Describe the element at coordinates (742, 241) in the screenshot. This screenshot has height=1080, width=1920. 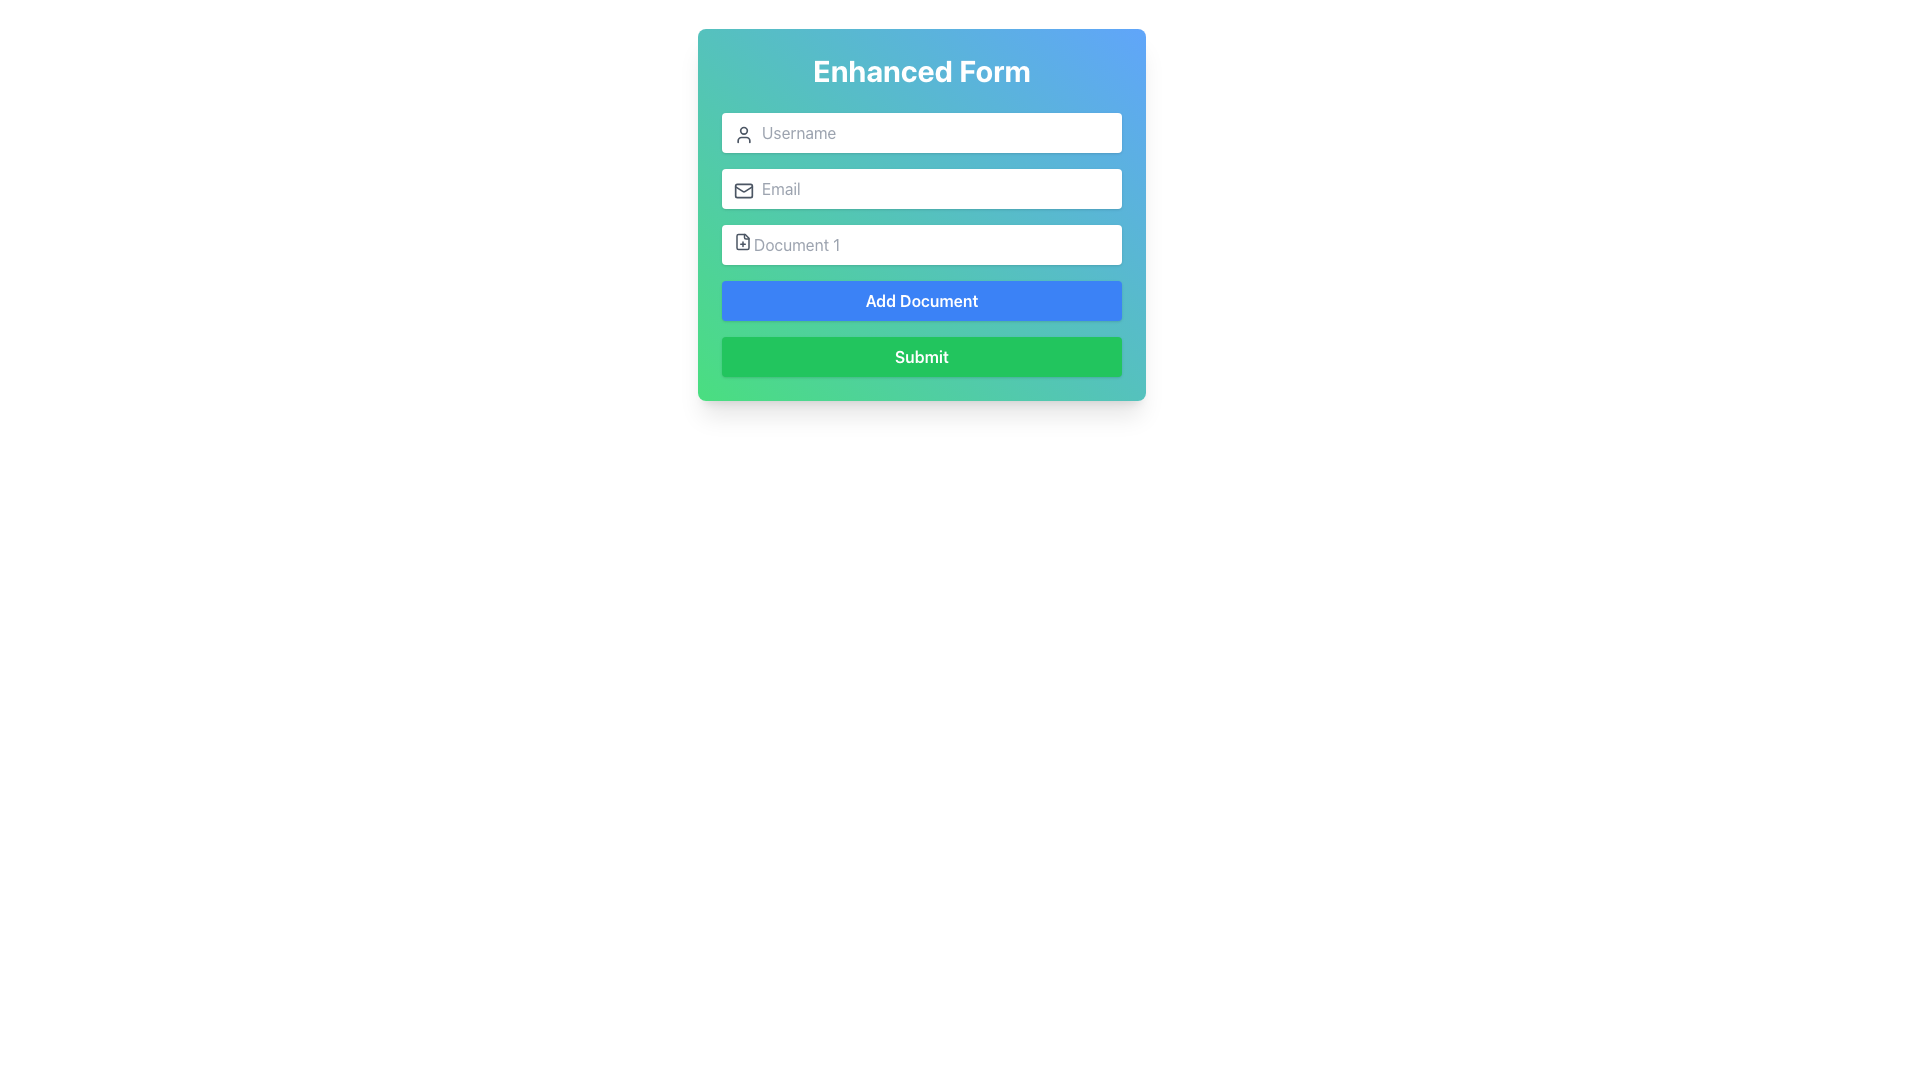
I see `the document outline icon with a plus mark located on the left side of the input field labeled 'Document 1'` at that location.